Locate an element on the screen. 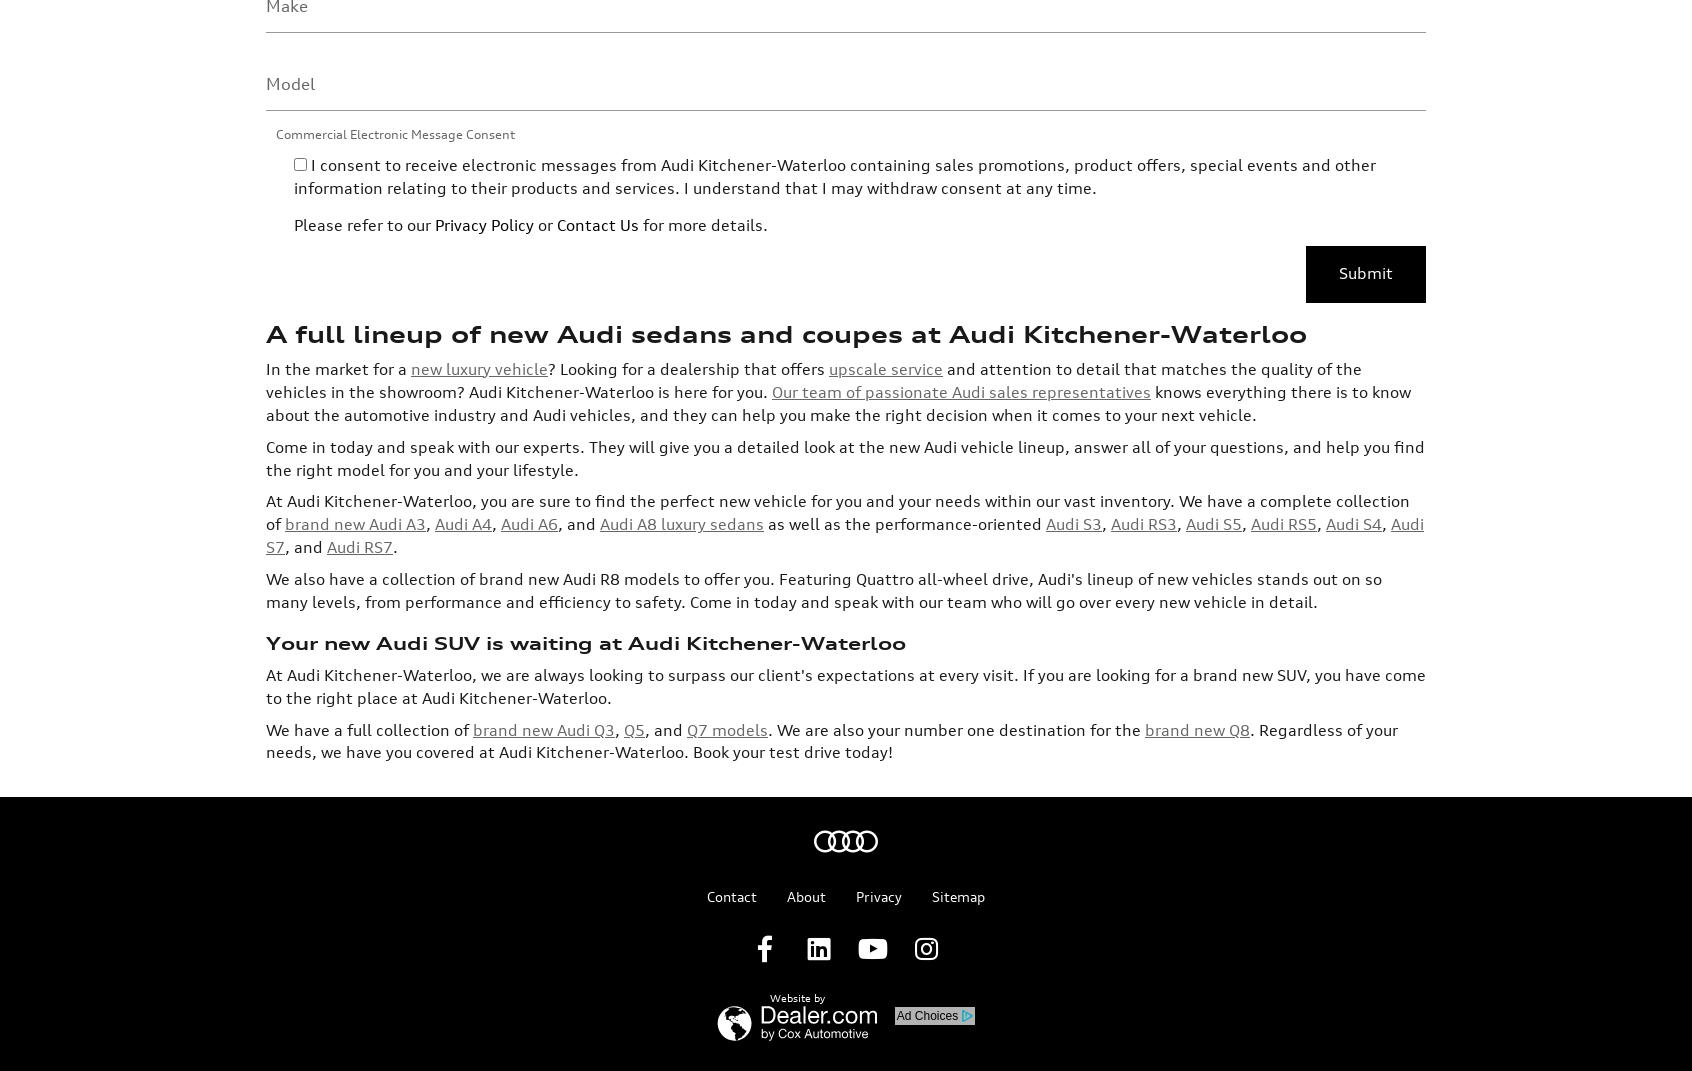 The image size is (1692, 1071). 'In the market for a' is located at coordinates (337, 206).